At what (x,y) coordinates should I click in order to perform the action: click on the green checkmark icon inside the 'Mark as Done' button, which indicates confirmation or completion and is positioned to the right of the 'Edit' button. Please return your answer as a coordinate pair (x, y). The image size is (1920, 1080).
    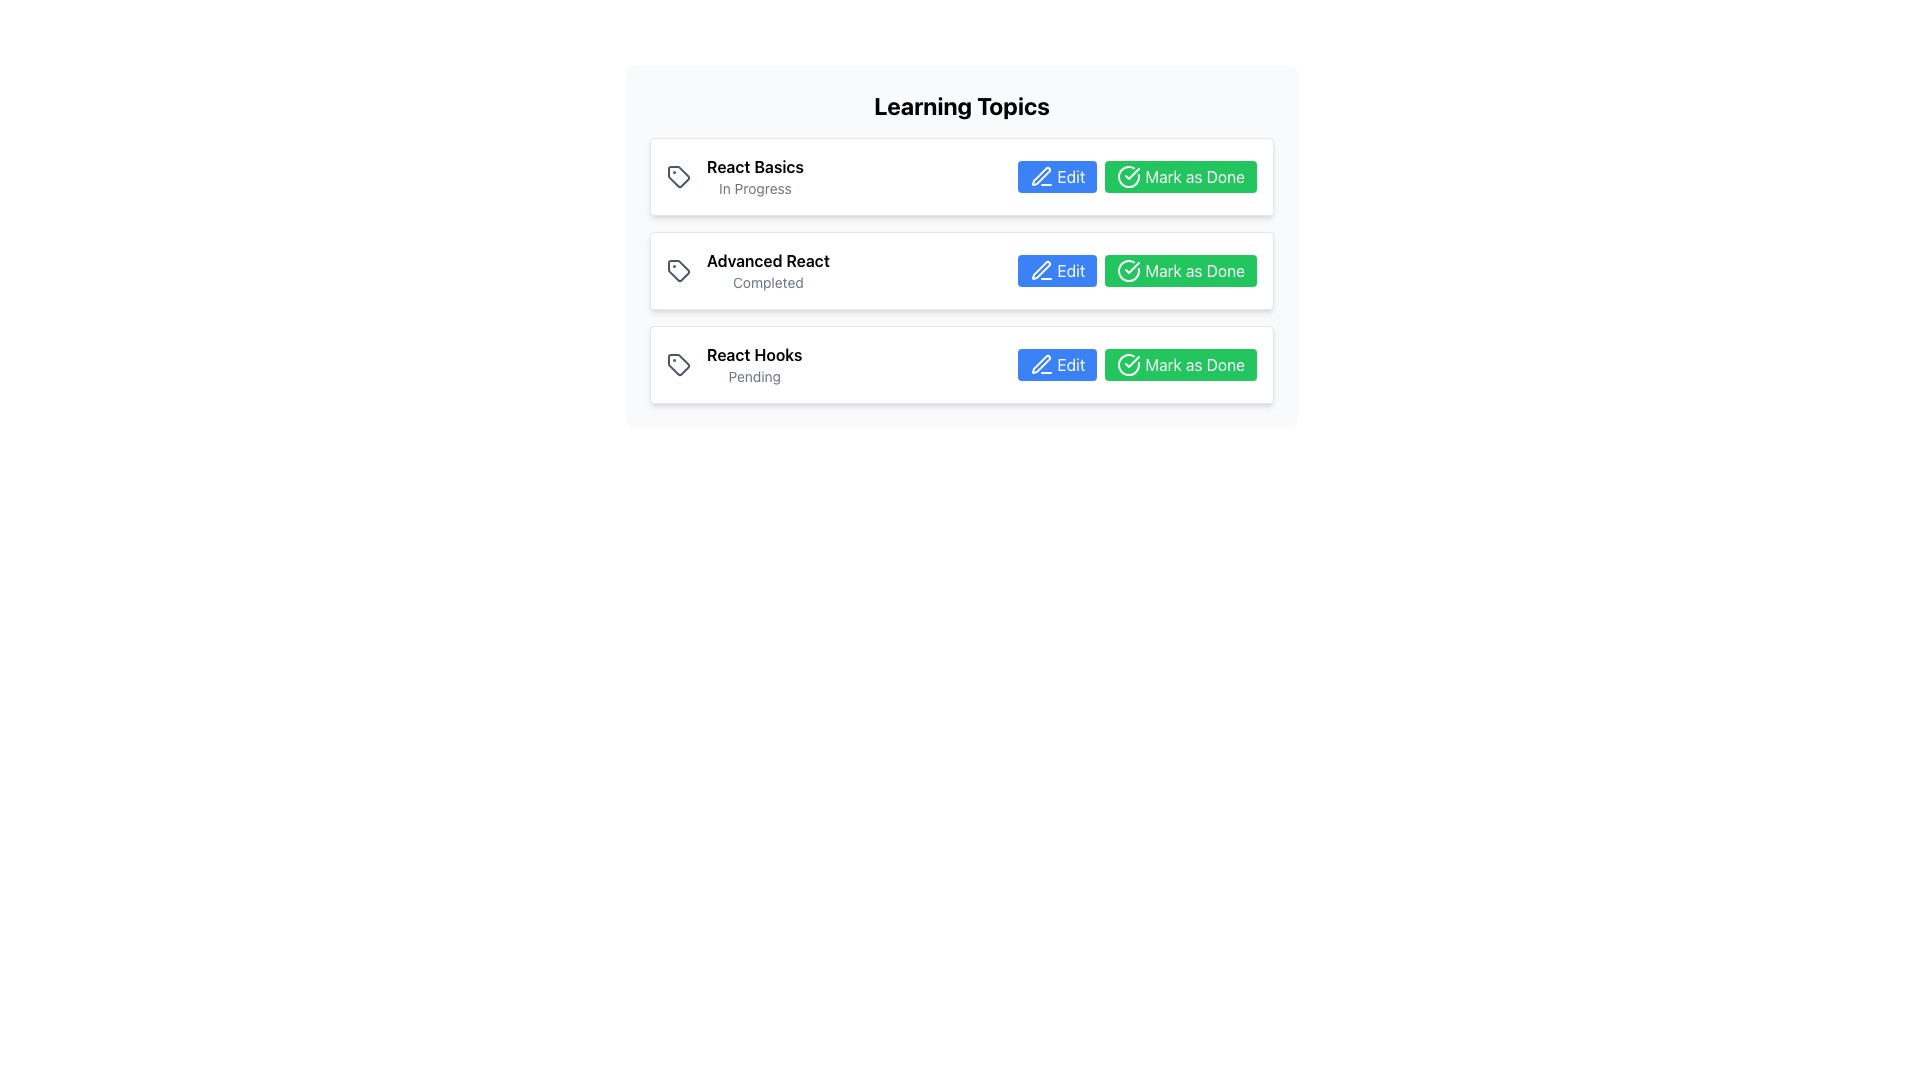
    Looking at the image, I should click on (1129, 176).